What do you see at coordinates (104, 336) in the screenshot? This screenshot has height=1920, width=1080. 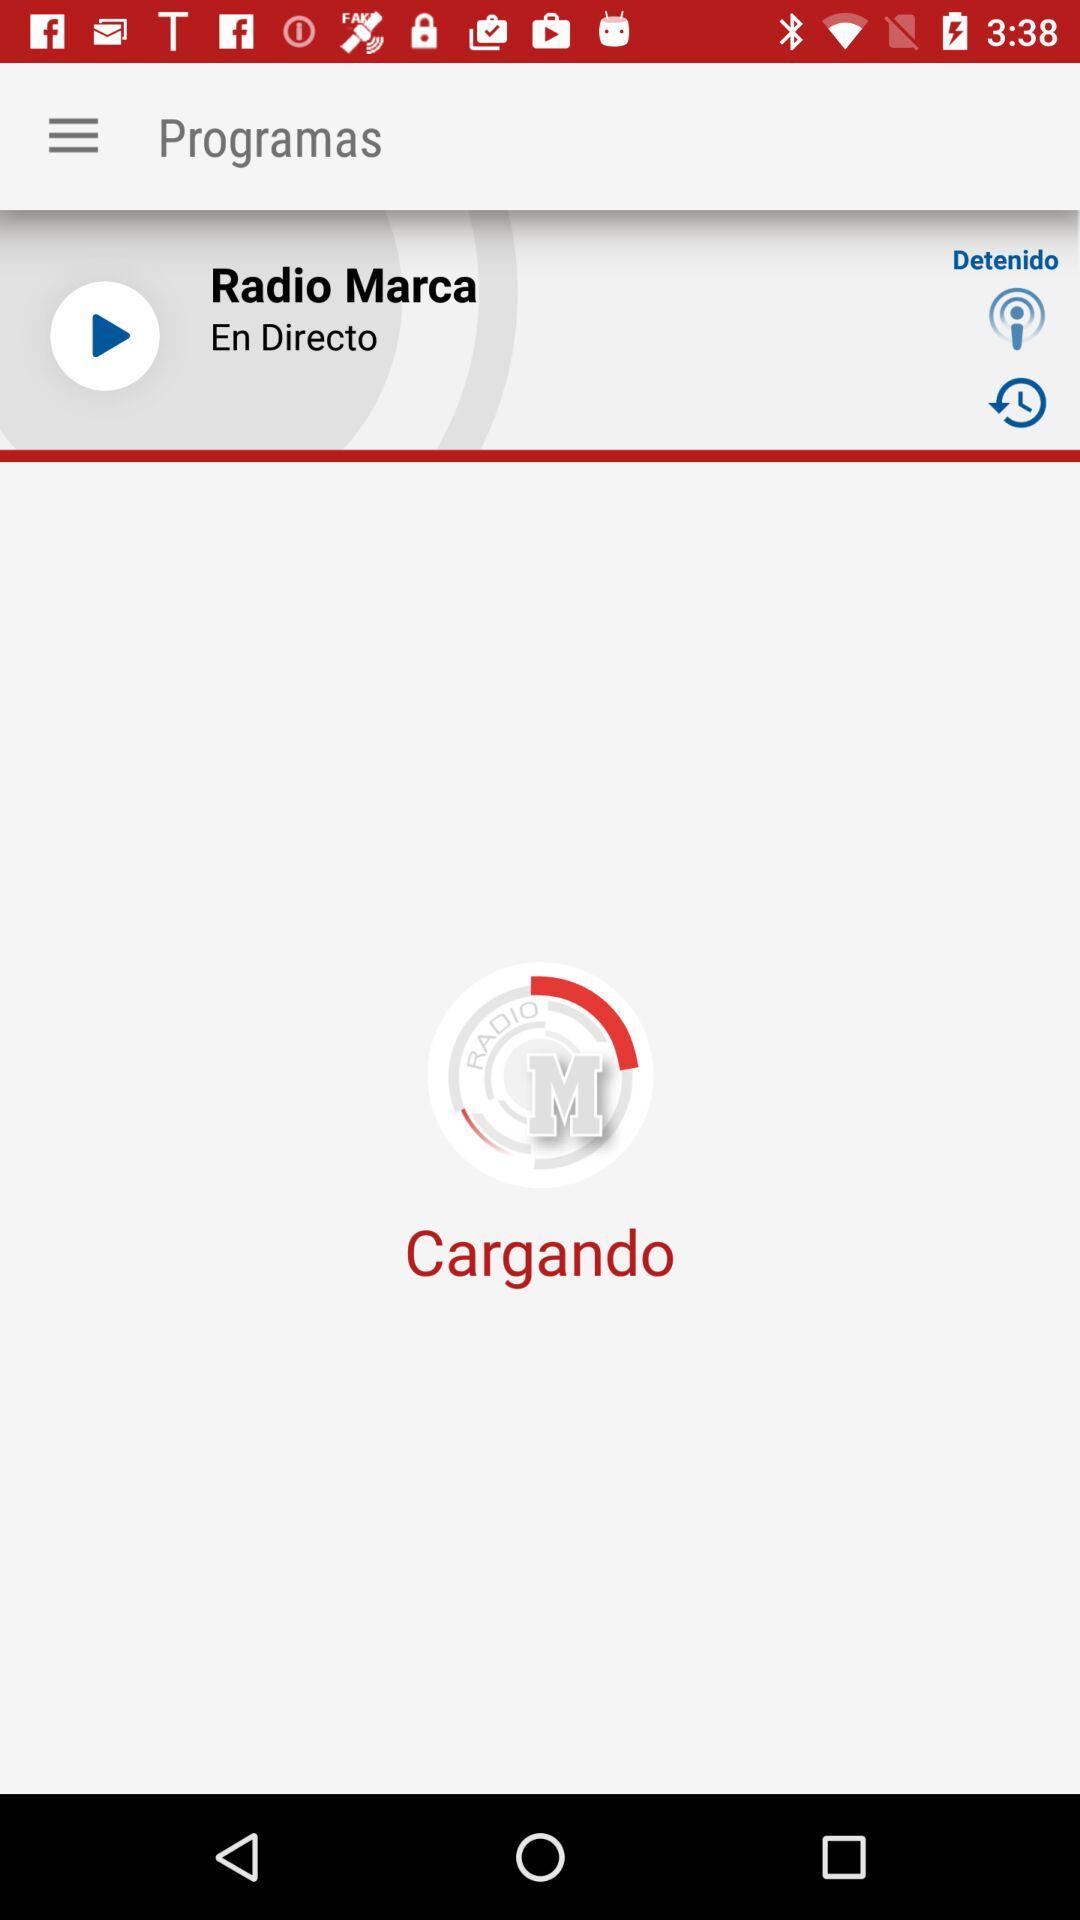 I see `play` at bounding box center [104, 336].